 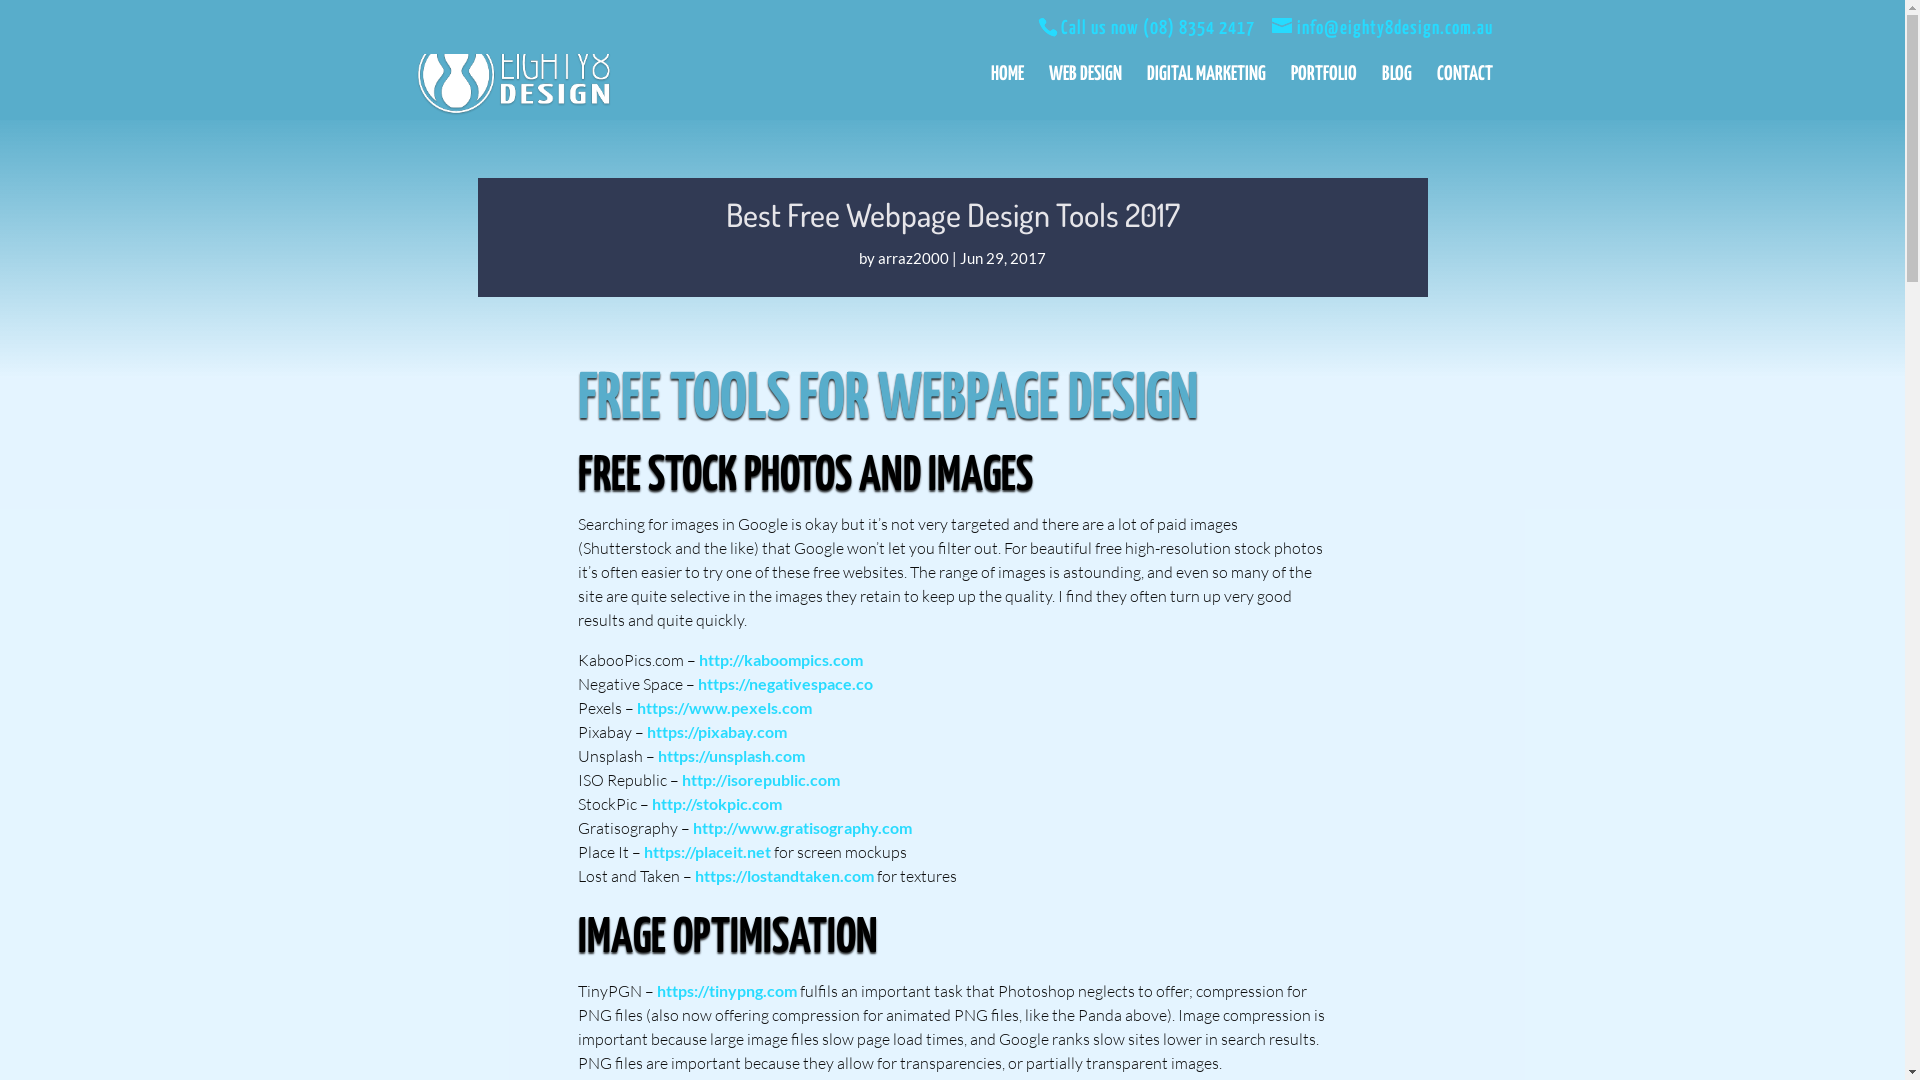 What do you see at coordinates (1006, 93) in the screenshot?
I see `'HOME'` at bounding box center [1006, 93].